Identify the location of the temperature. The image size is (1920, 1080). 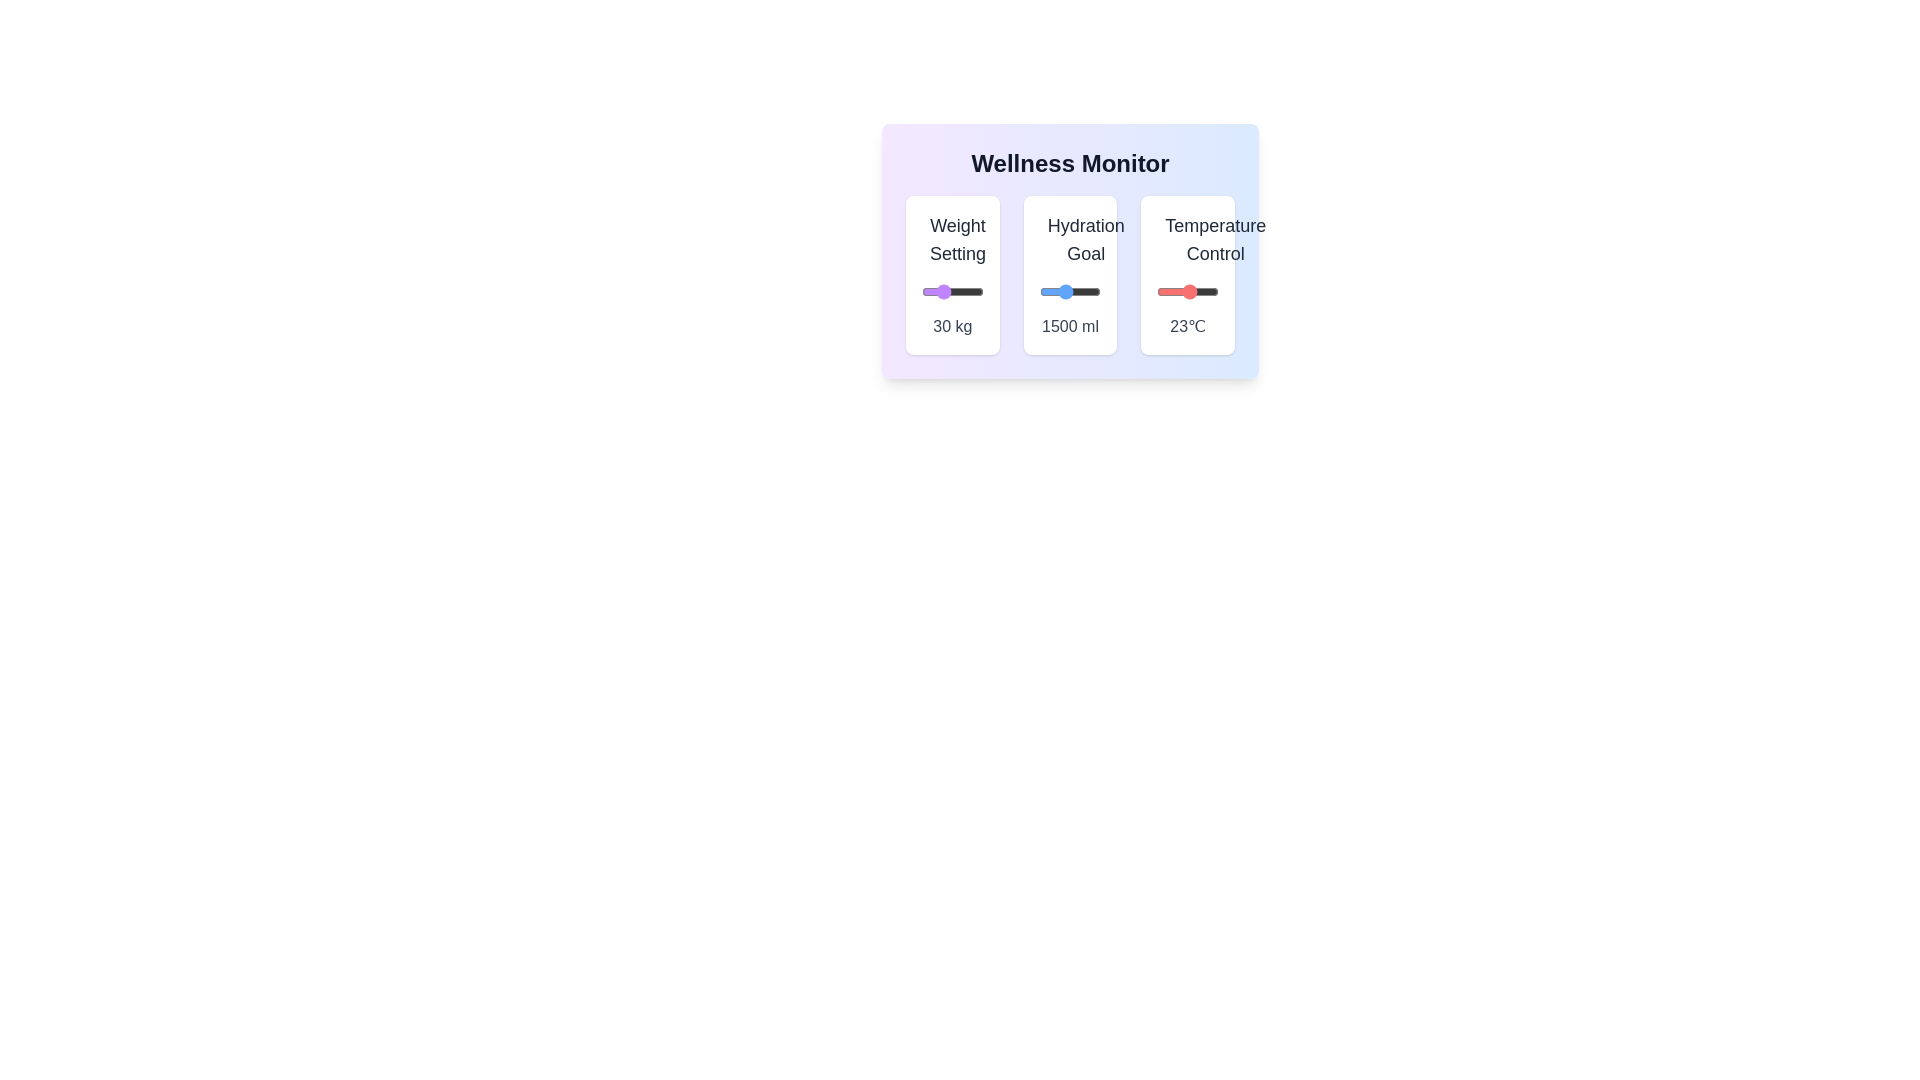
(1191, 292).